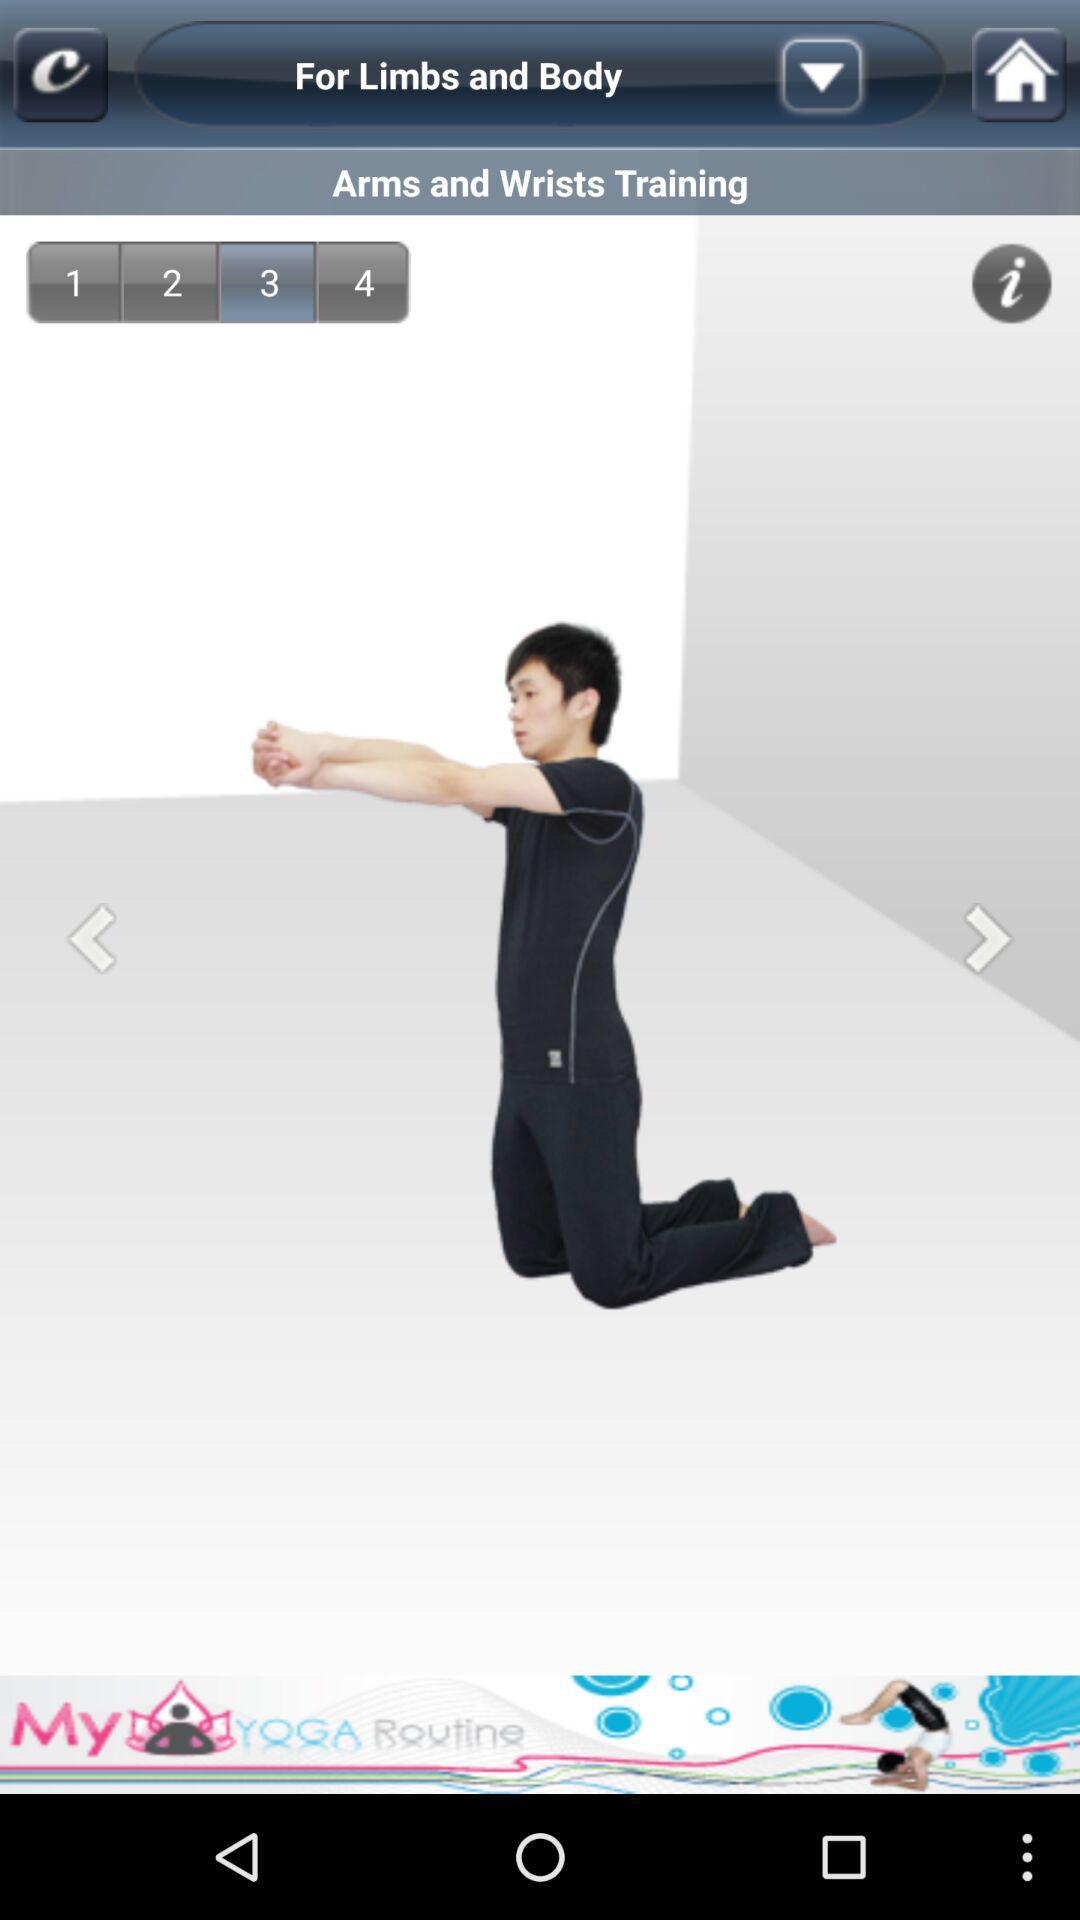  Describe the element at coordinates (1011, 282) in the screenshot. I see `icon below the arms and wrists app` at that location.